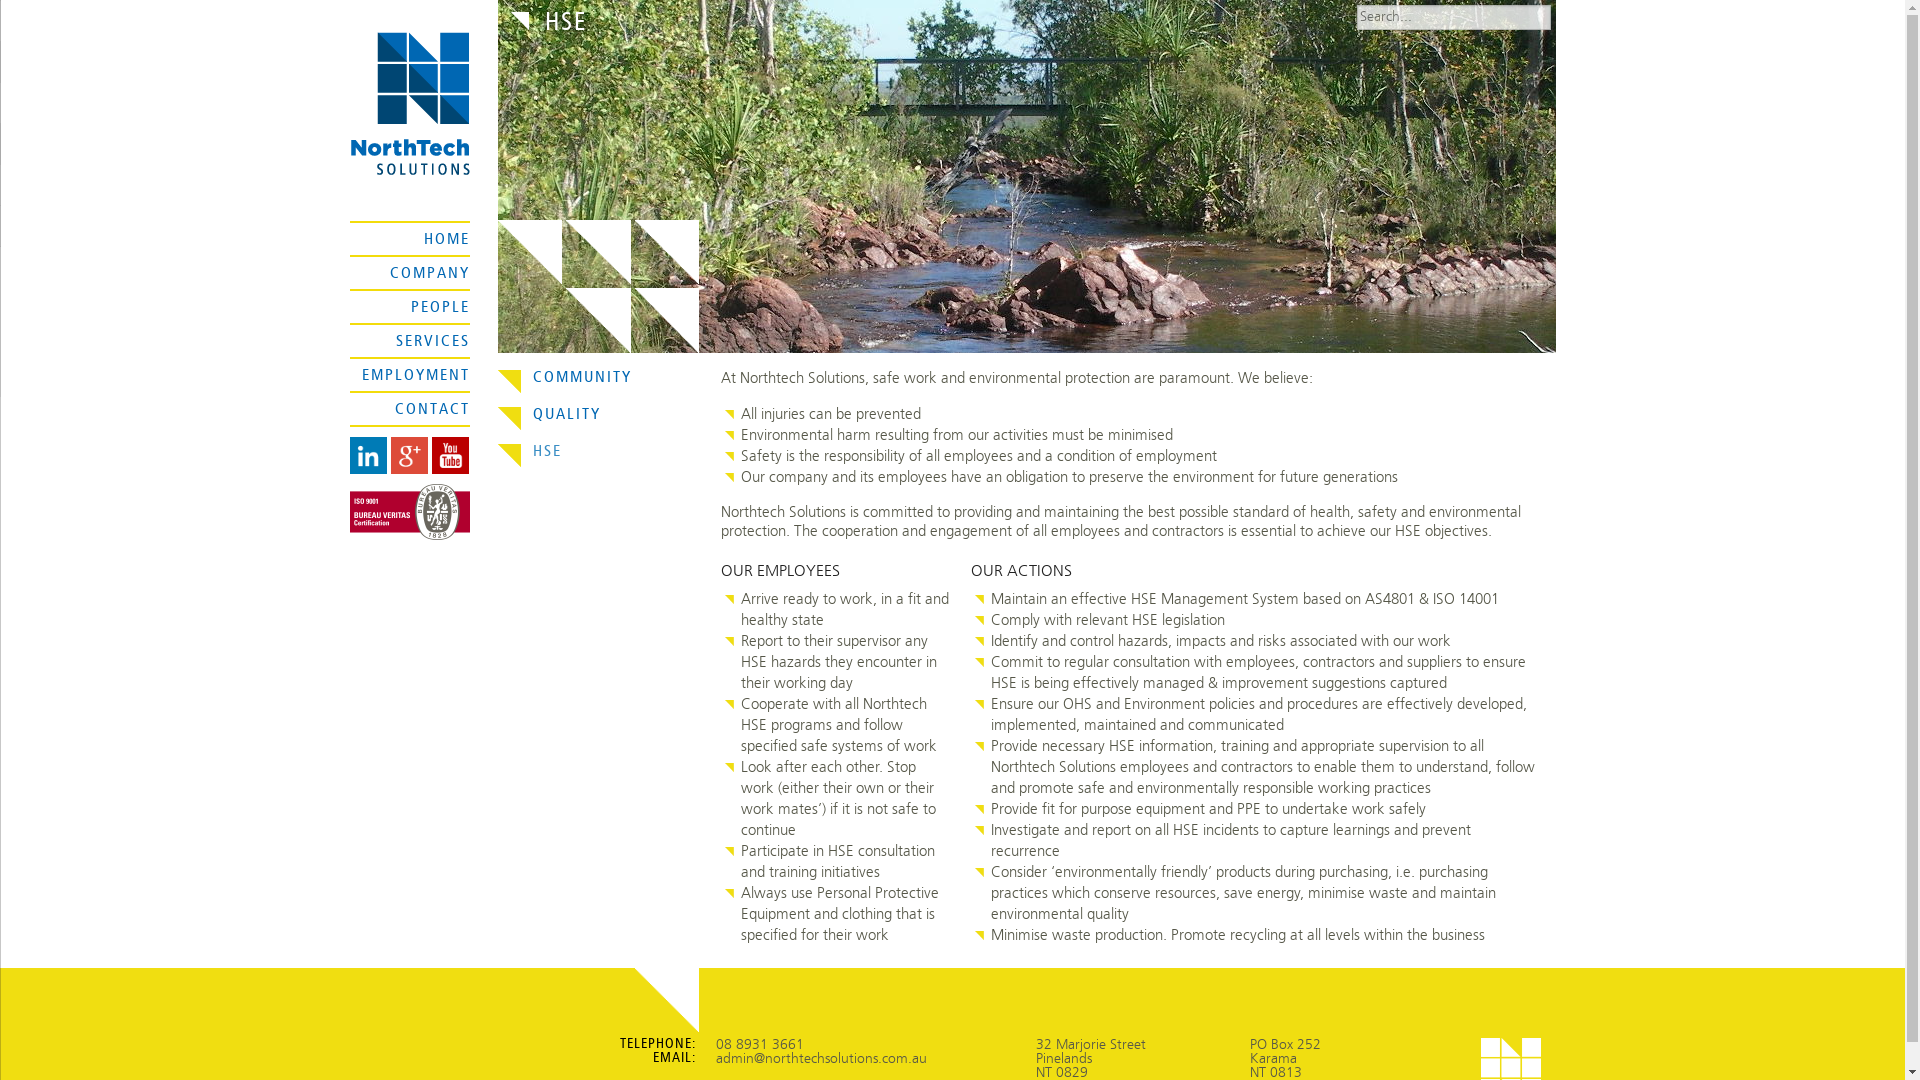  I want to click on 'COMMUNITY', so click(601, 383).